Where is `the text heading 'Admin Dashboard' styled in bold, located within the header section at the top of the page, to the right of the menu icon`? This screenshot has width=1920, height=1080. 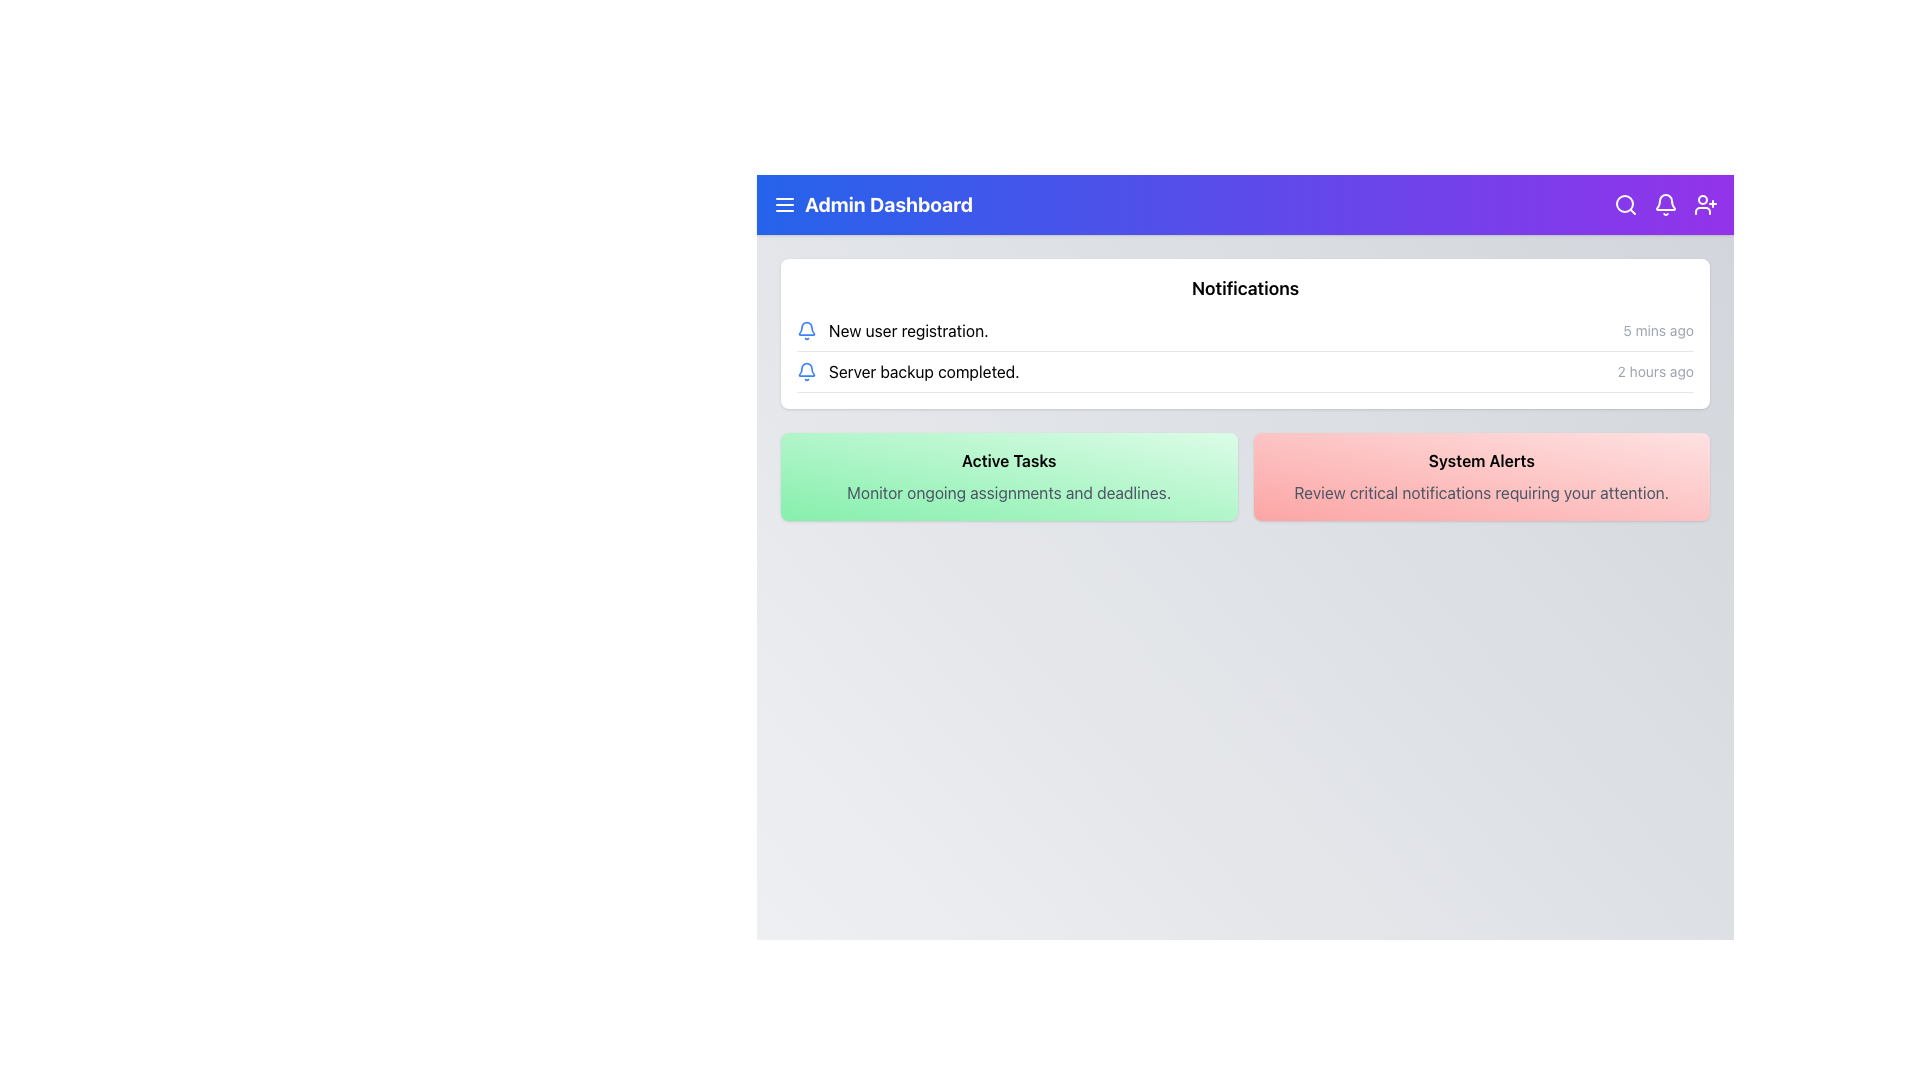
the text heading 'Admin Dashboard' styled in bold, located within the header section at the top of the page, to the right of the menu icon is located at coordinates (873, 204).